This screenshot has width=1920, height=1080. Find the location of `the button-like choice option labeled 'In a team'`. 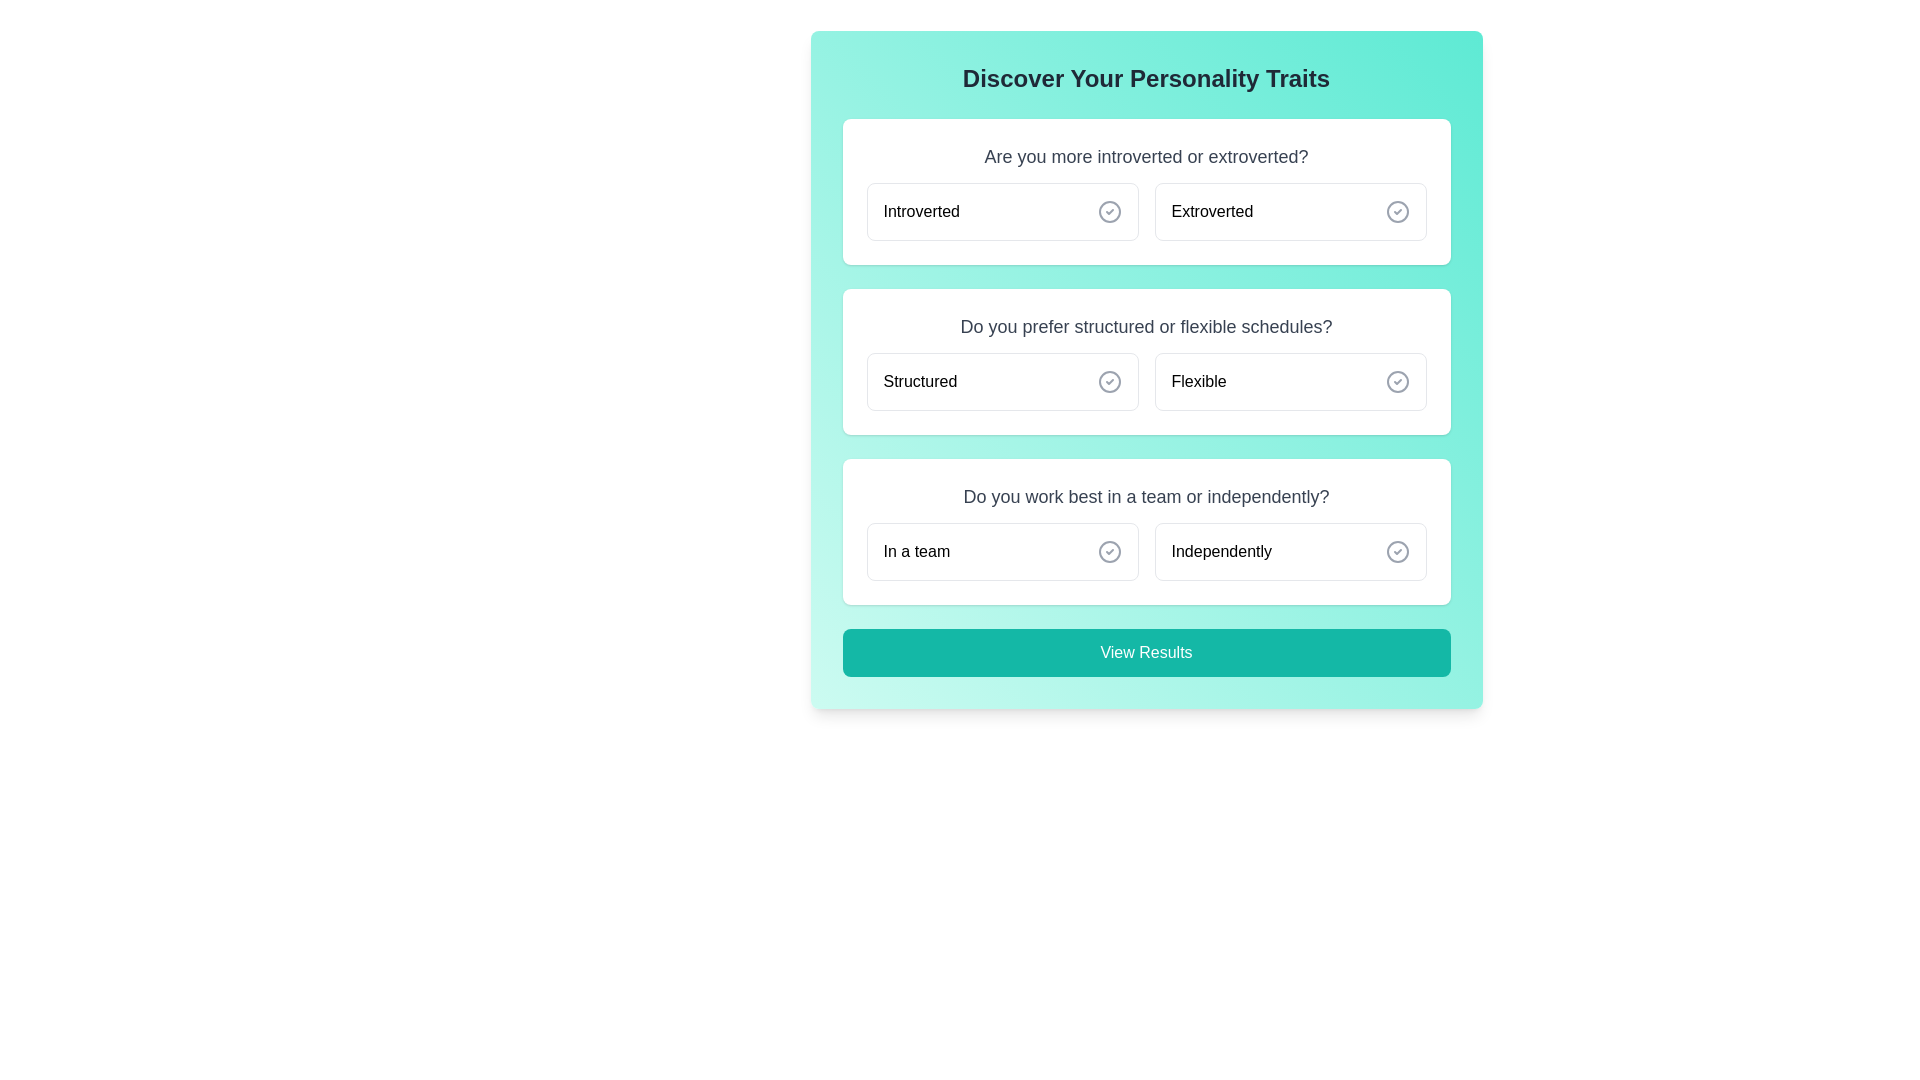

the button-like choice option labeled 'In a team' is located at coordinates (1002, 551).